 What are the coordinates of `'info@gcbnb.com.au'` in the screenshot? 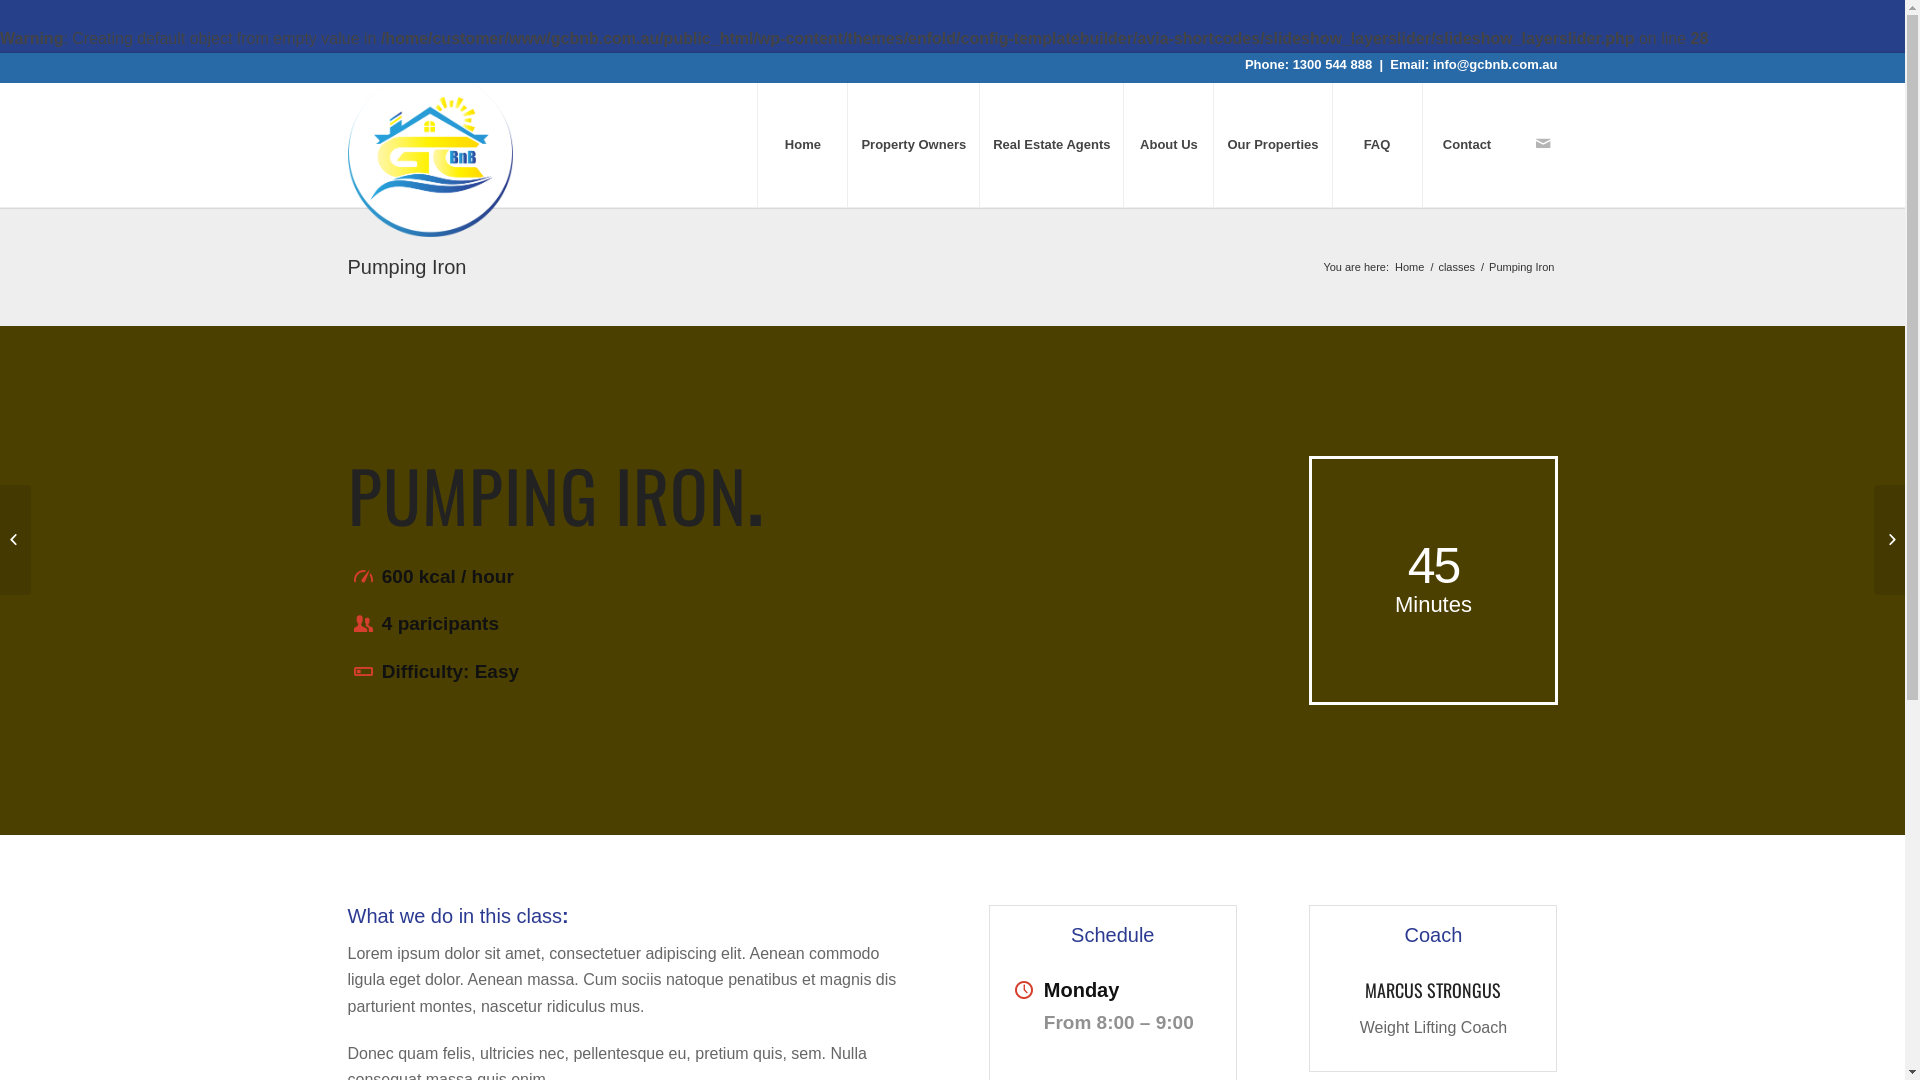 It's located at (1432, 63).